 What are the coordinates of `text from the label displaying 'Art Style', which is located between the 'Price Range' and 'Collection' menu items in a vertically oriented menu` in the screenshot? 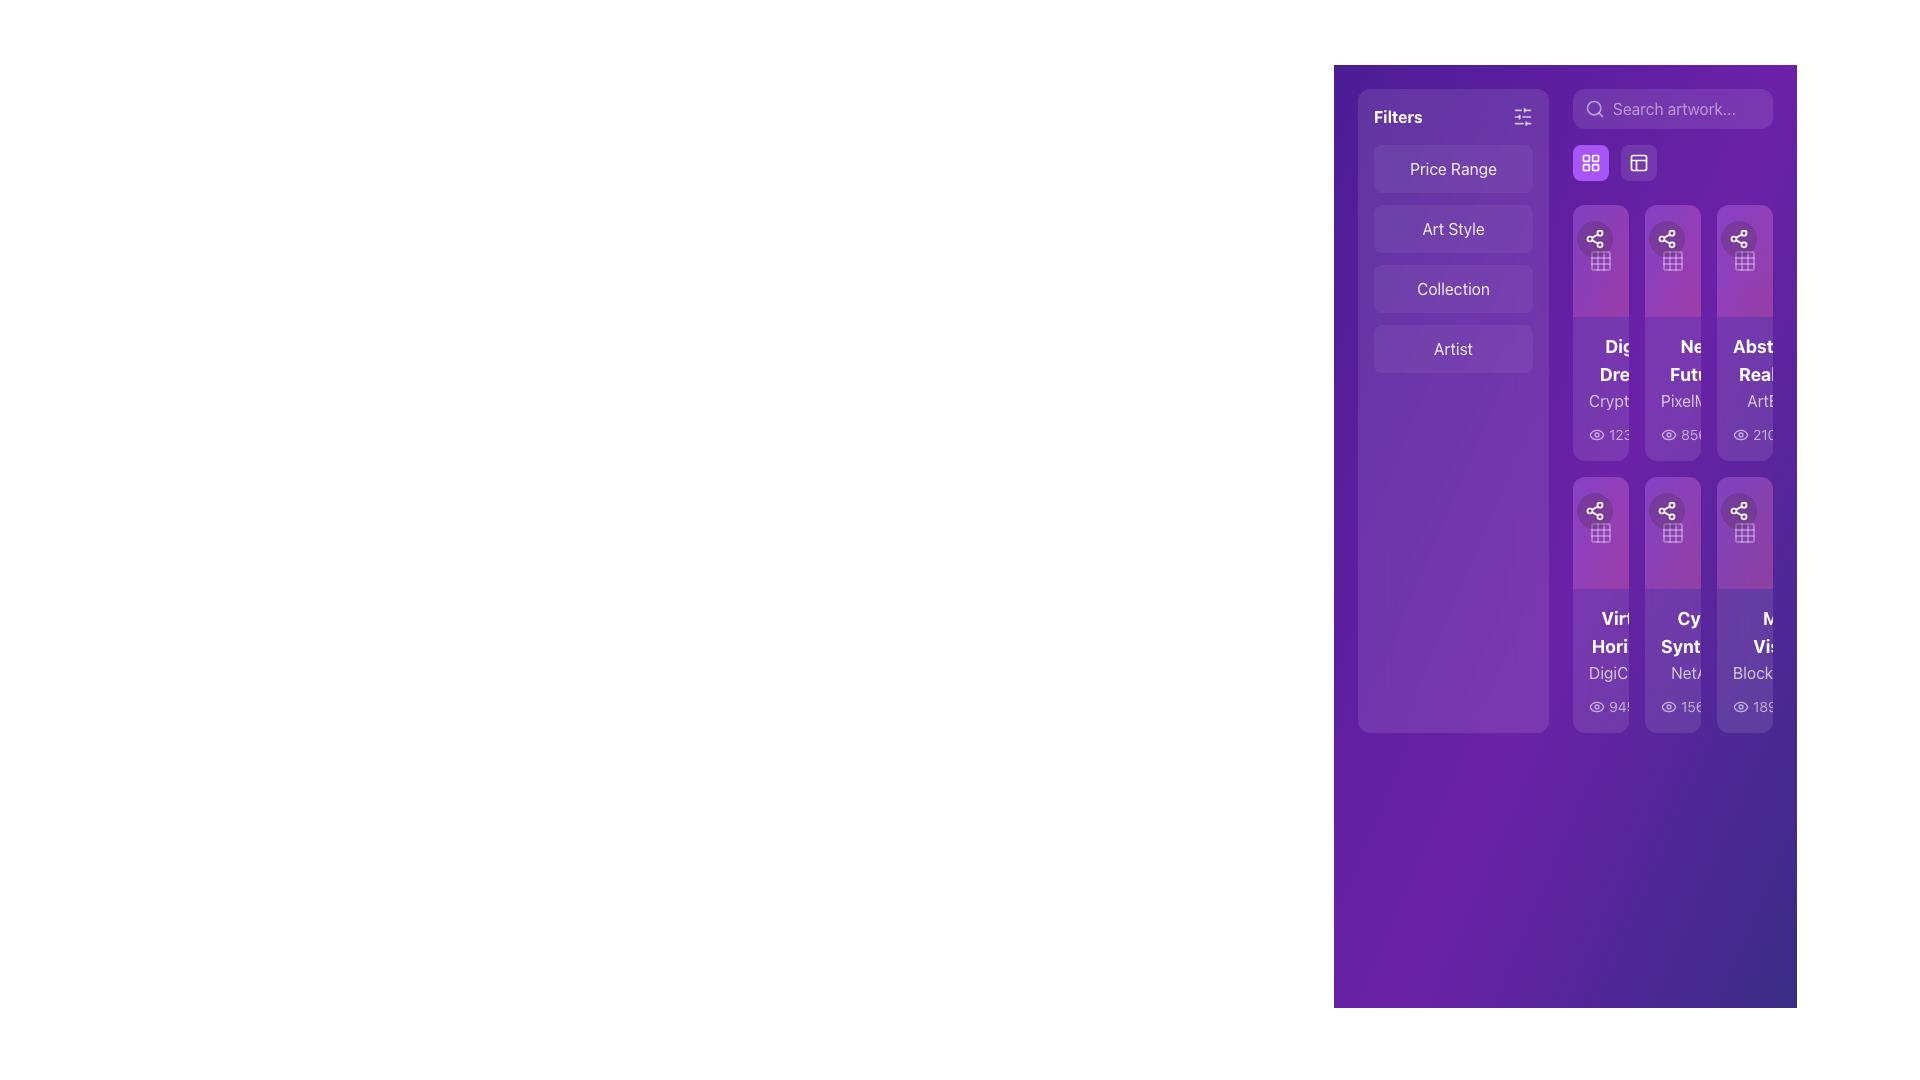 It's located at (1453, 227).